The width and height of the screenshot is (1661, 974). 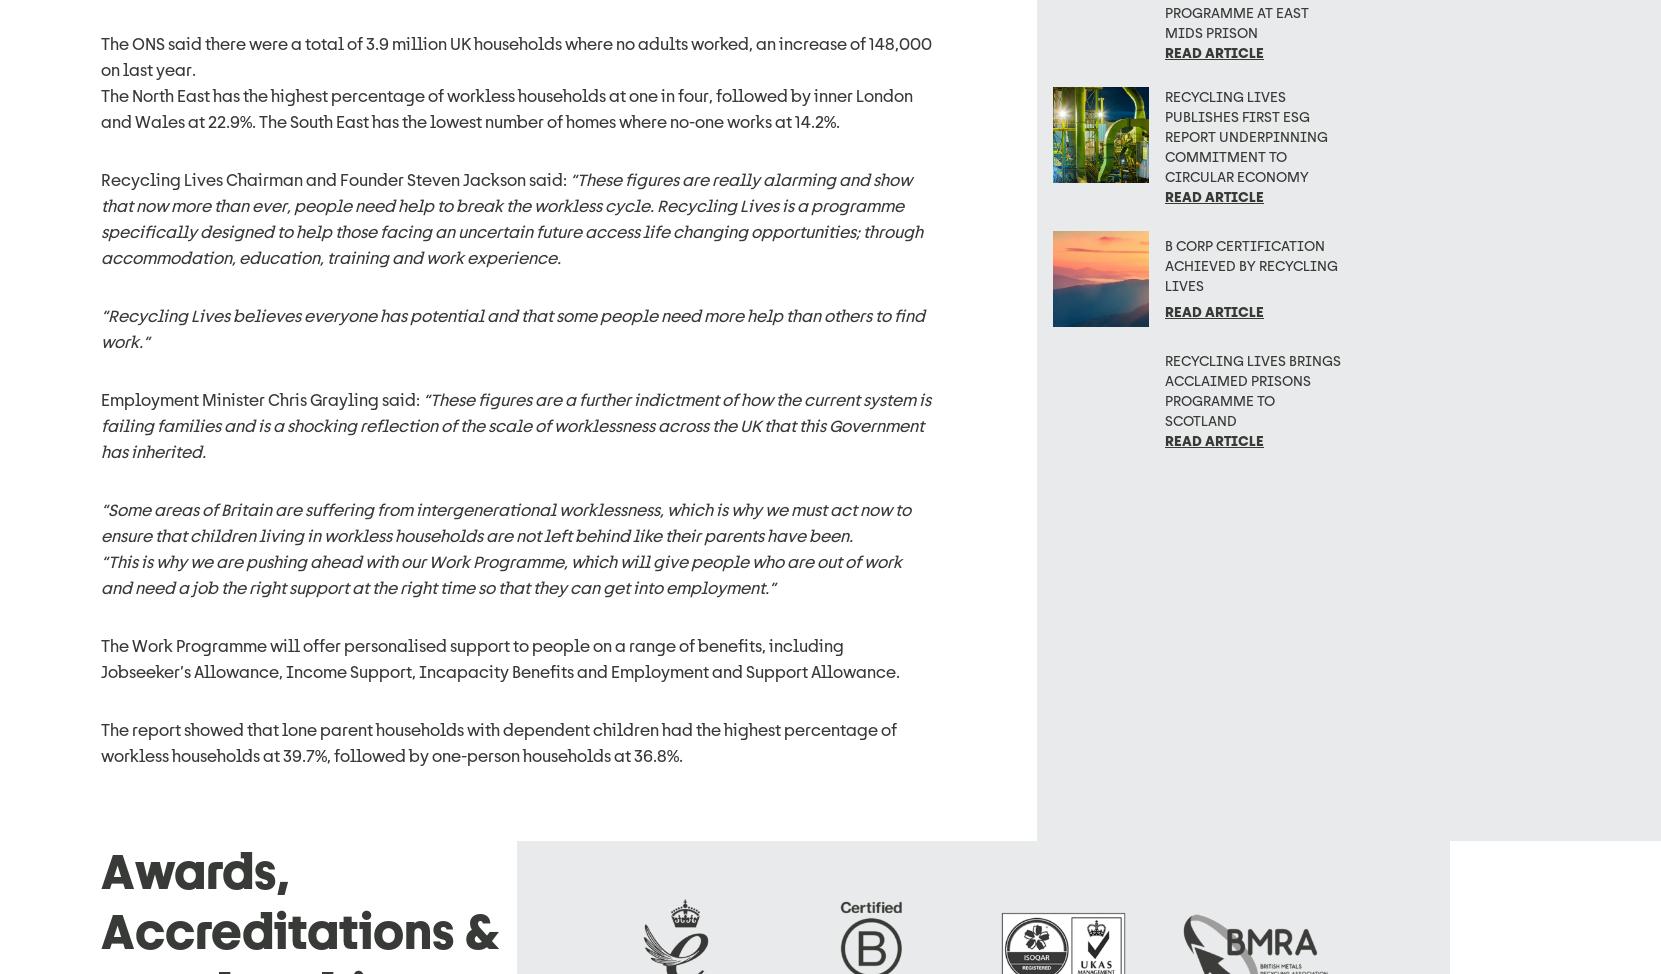 I want to click on 'uk.info@recyclinglives.com', so click(x=208, y=753).